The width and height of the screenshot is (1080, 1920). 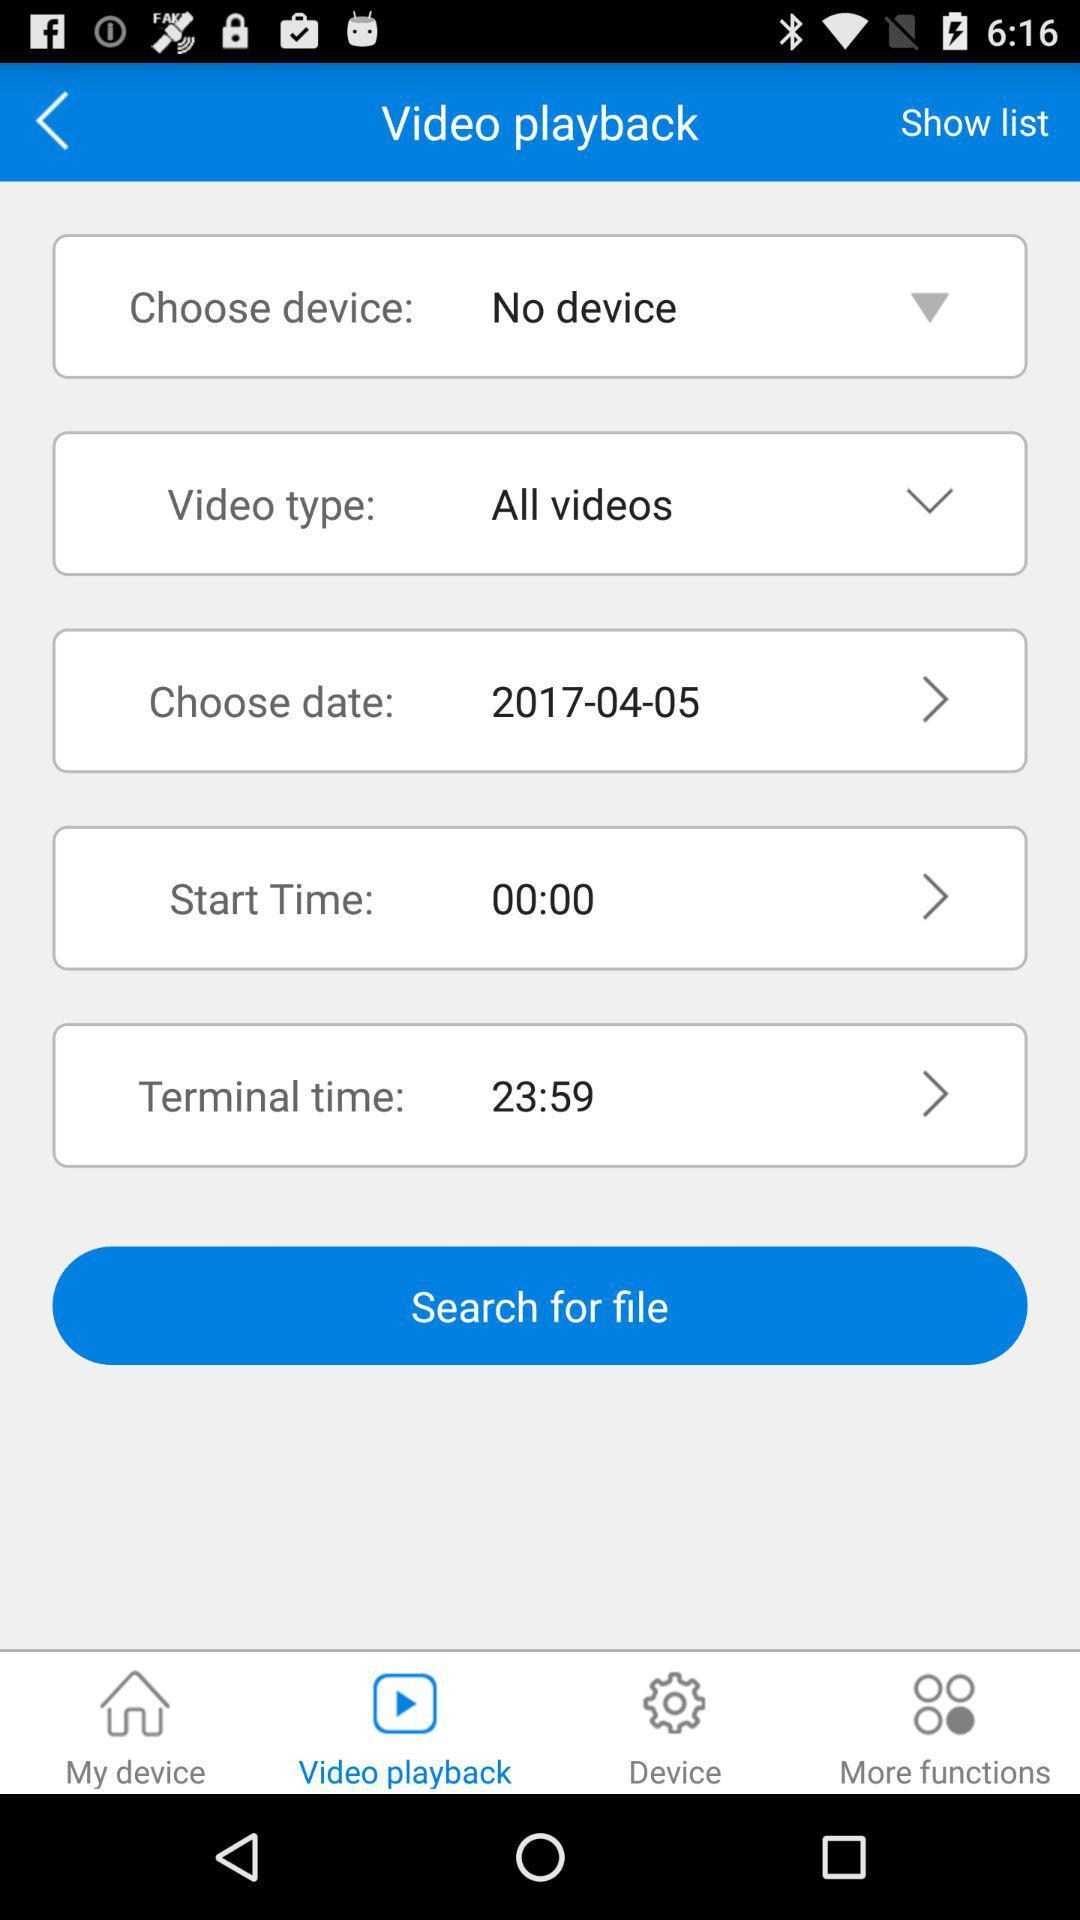 What do you see at coordinates (540, 1305) in the screenshot?
I see `search for file item` at bounding box center [540, 1305].